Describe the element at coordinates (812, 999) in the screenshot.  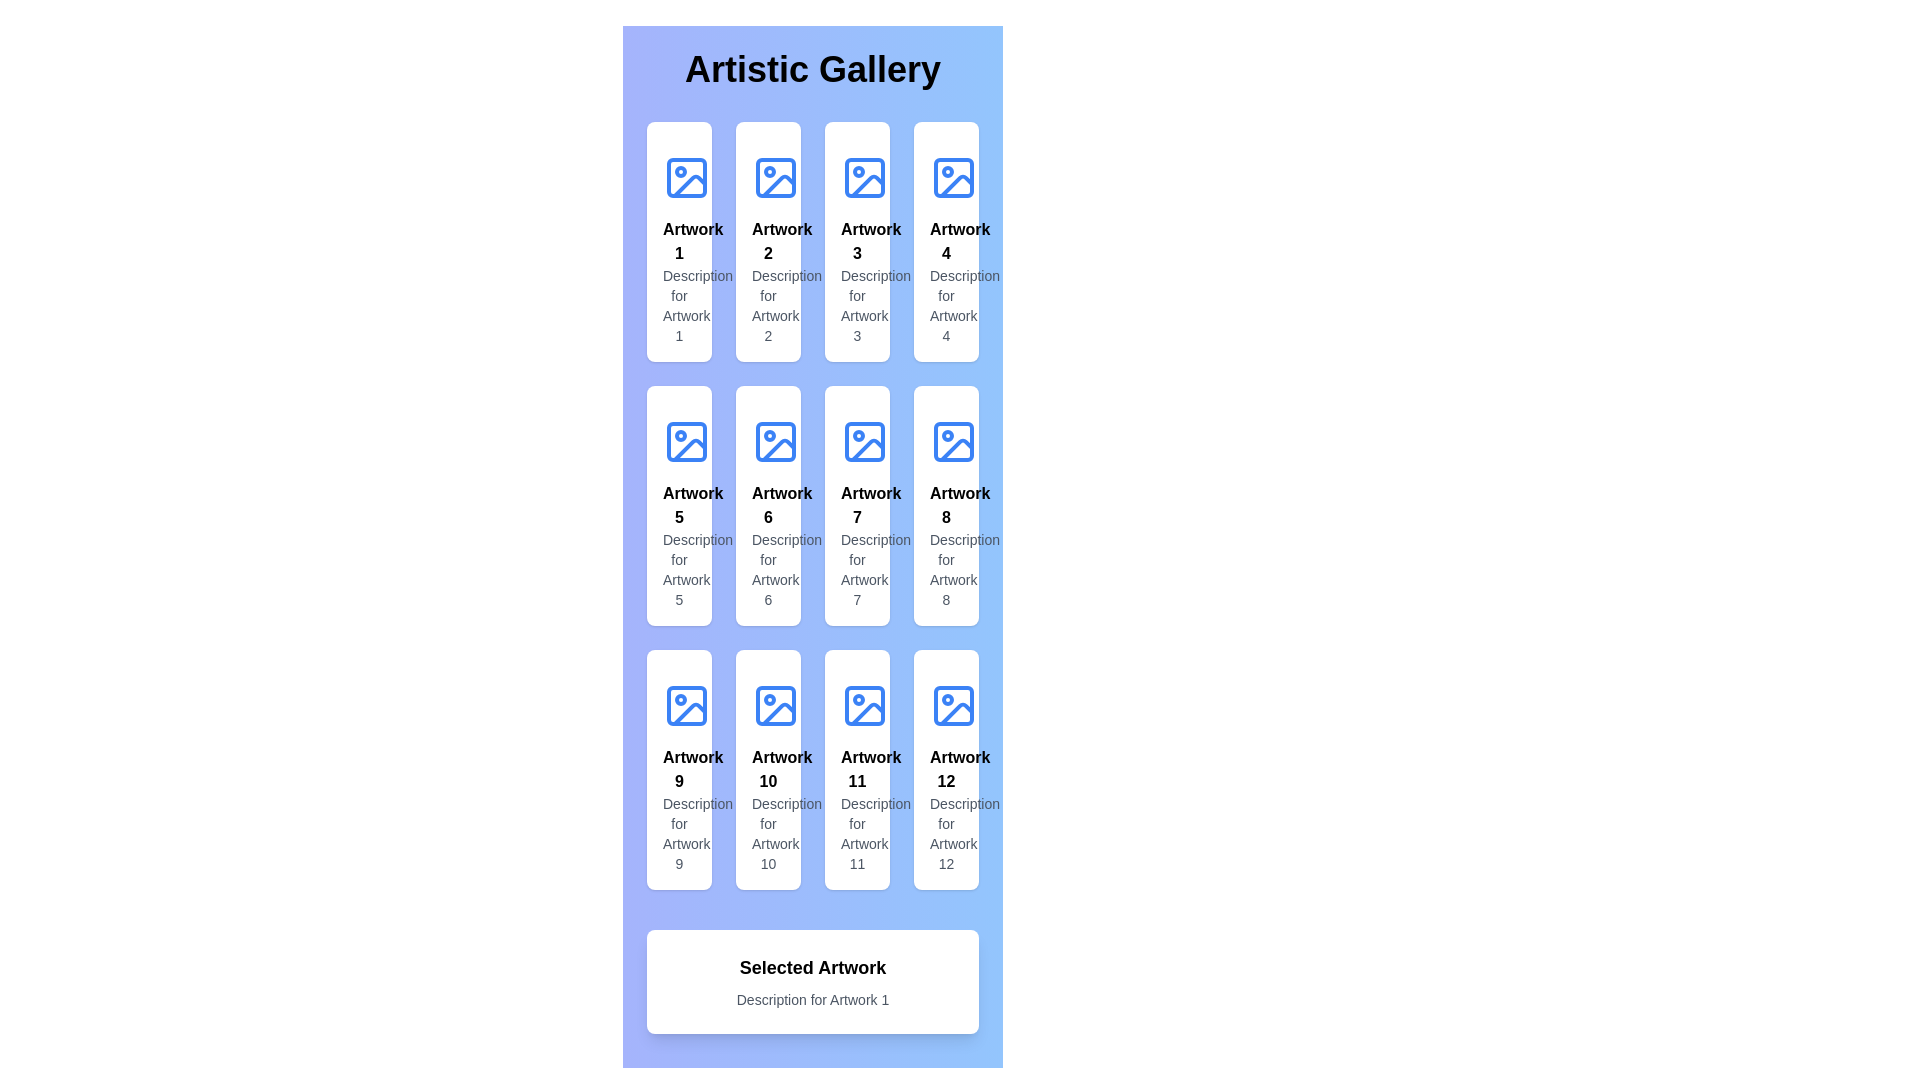
I see `the label providing information about 'Artwork 1', located below the 'Selected Artwork' heading in the bottom panel` at that location.